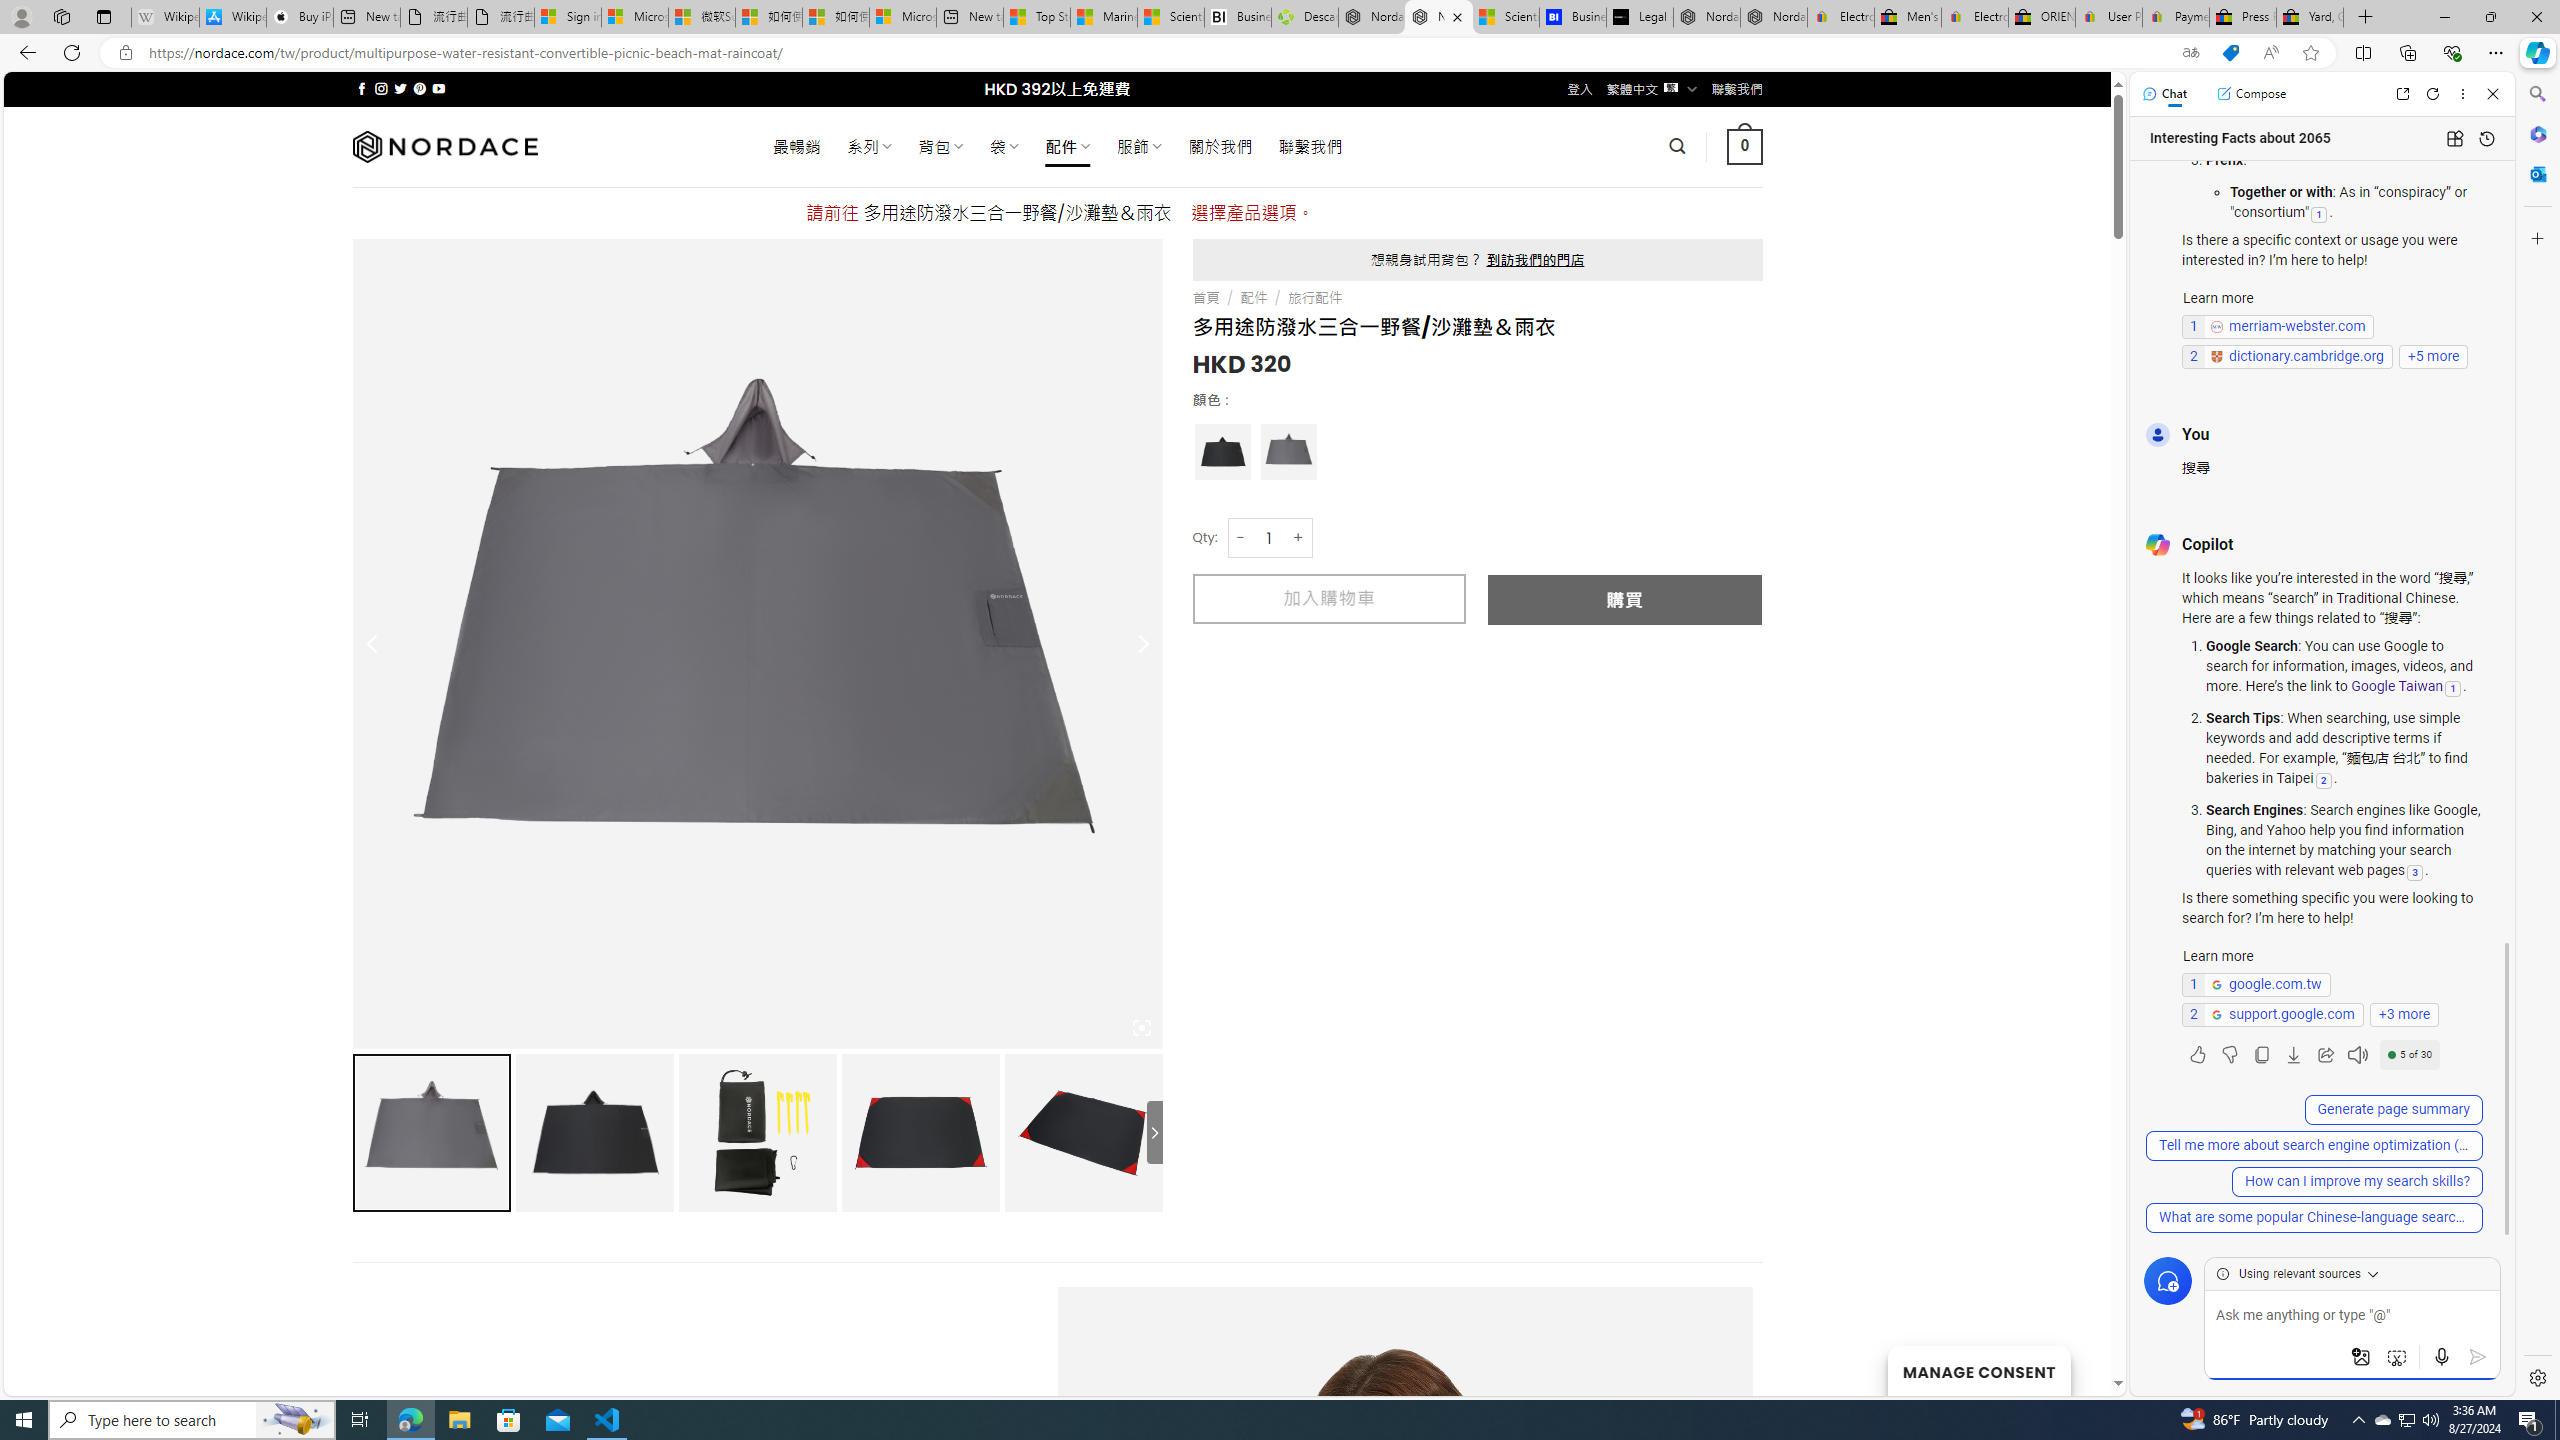 This screenshot has height=1440, width=2560. What do you see at coordinates (2164, 92) in the screenshot?
I see `'Chat'` at bounding box center [2164, 92].